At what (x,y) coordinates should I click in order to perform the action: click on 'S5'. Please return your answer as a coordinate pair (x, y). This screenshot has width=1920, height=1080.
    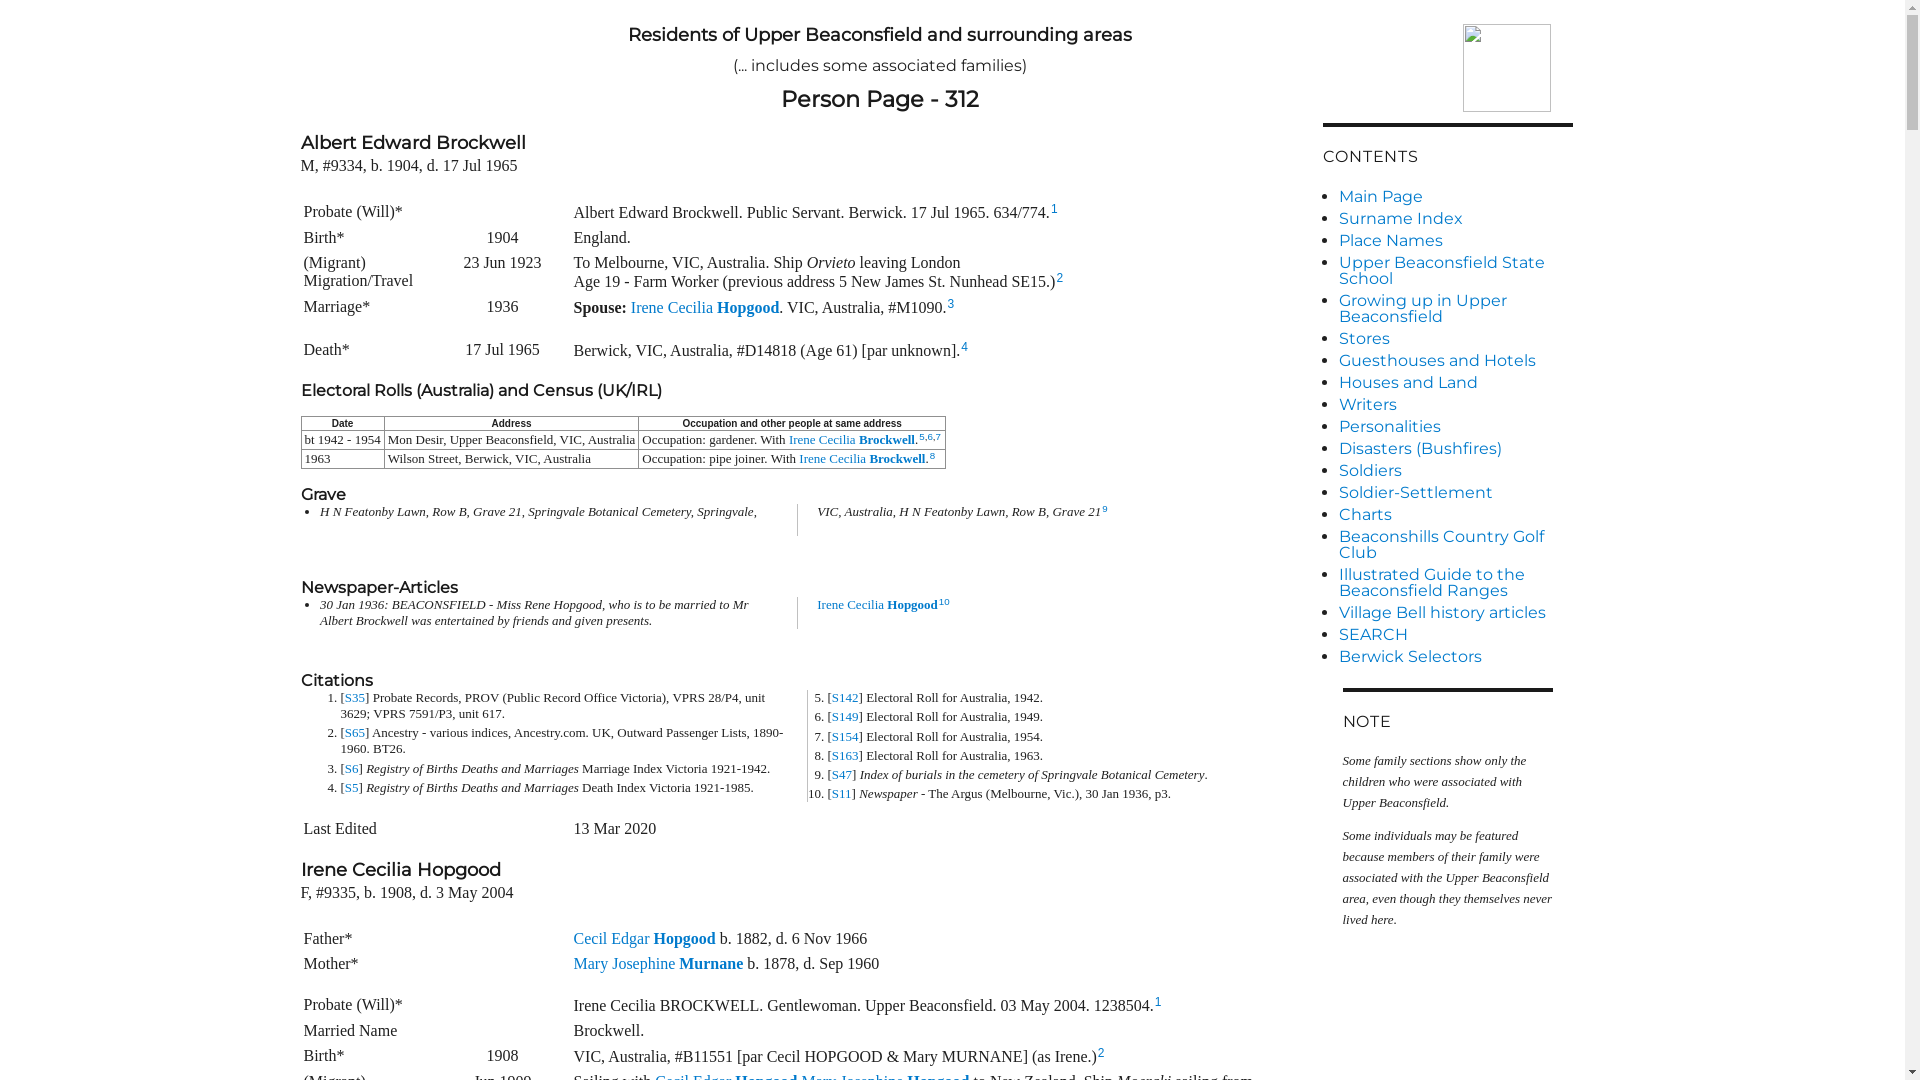
    Looking at the image, I should click on (351, 786).